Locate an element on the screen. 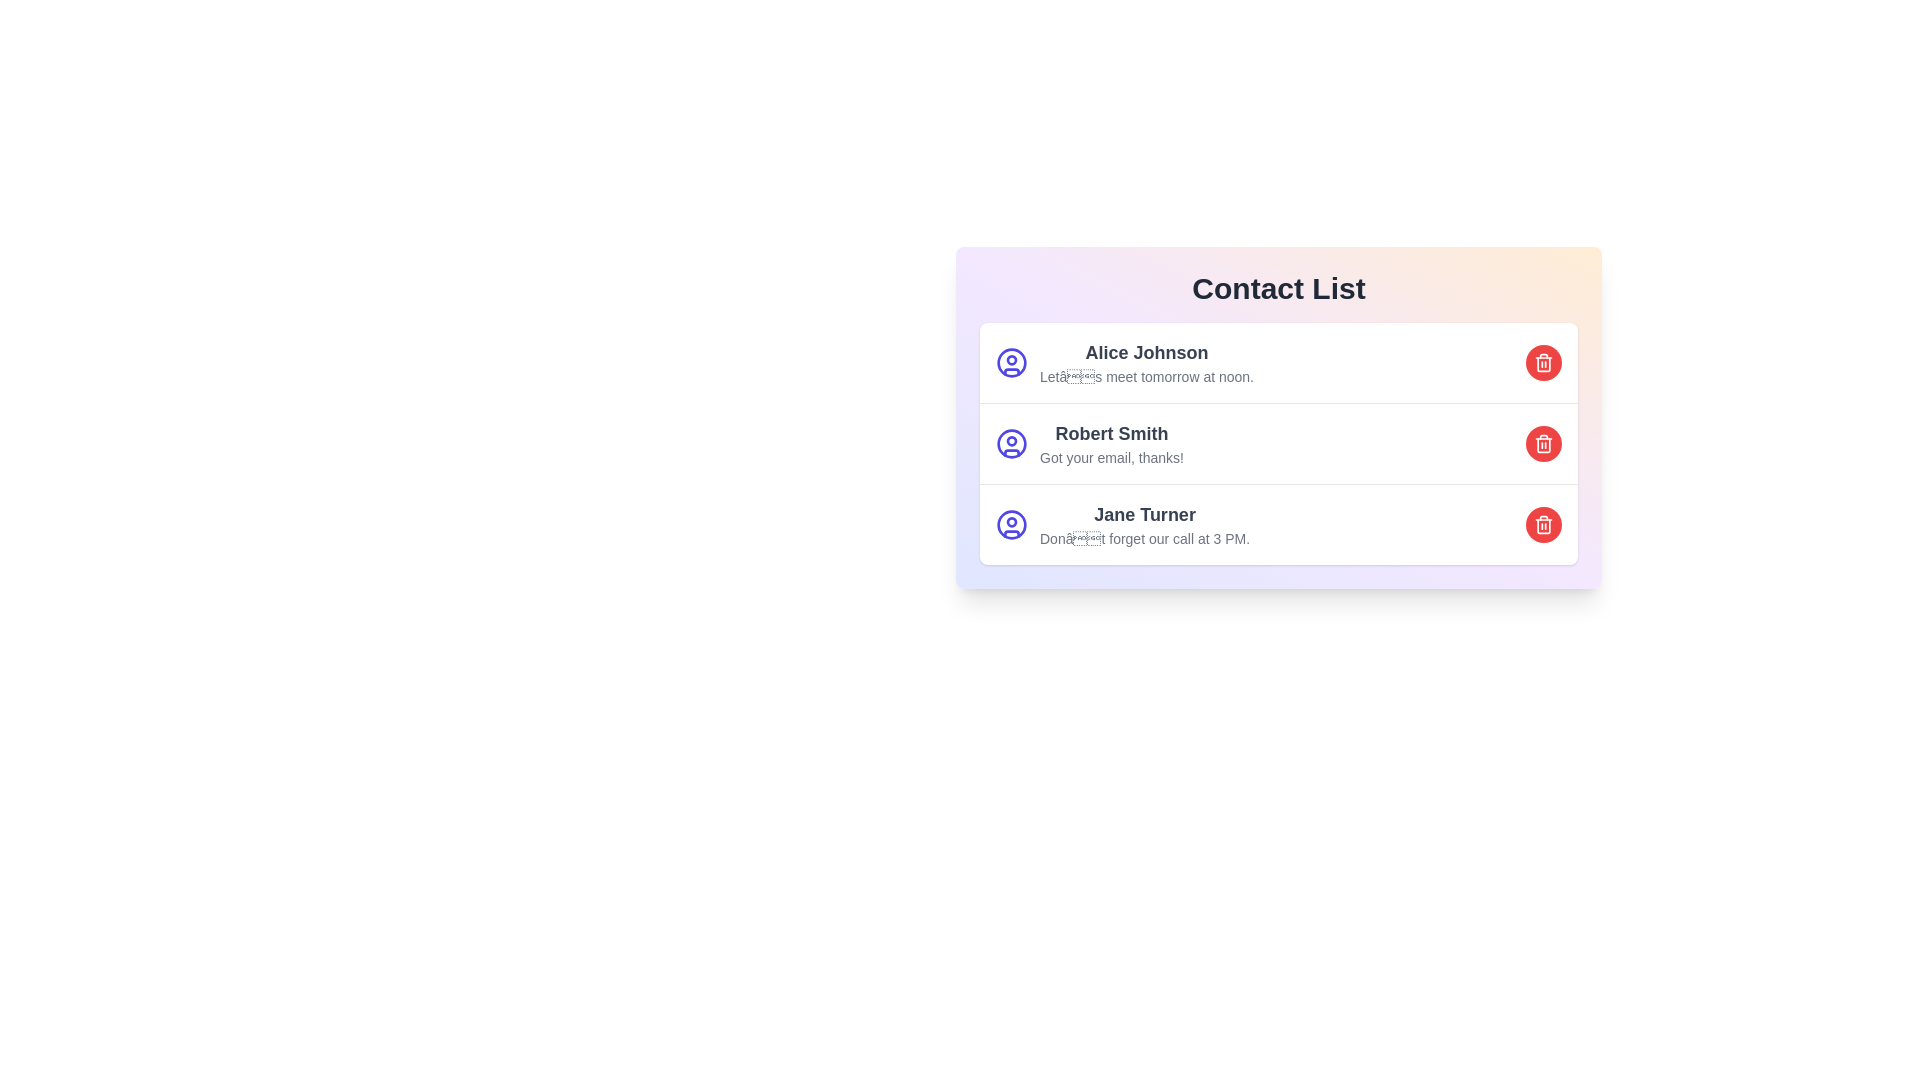 This screenshot has height=1080, width=1920. delete button for the contact named Robert Smith is located at coordinates (1543, 442).